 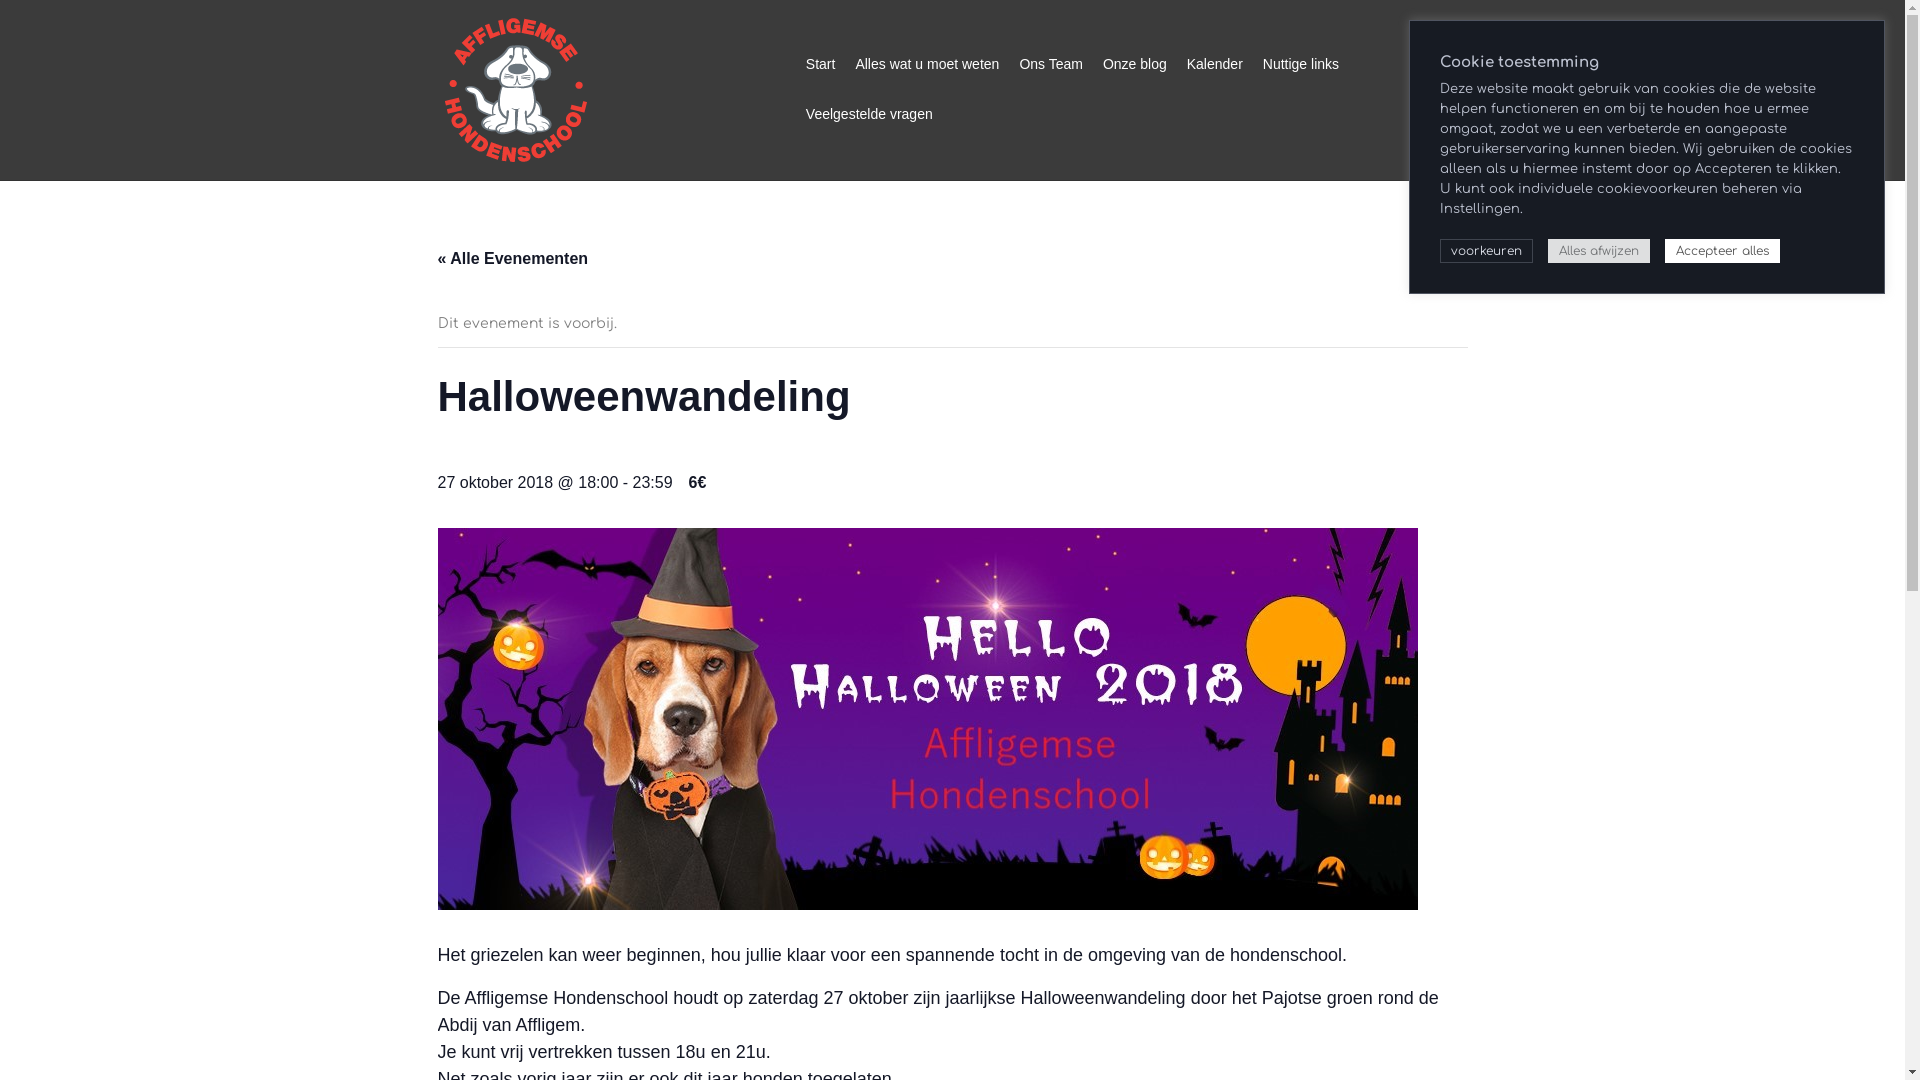 I want to click on 'Alles wat u moet weten', so click(x=925, y=64).